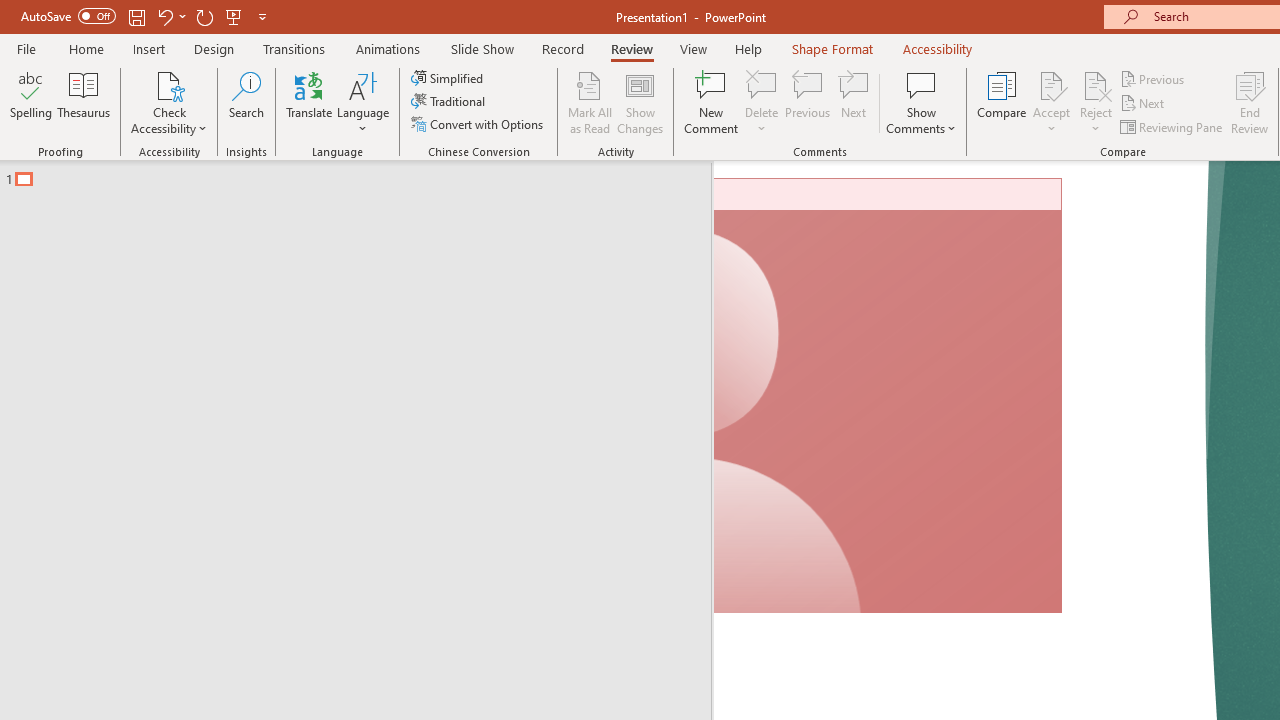  I want to click on 'Design', so click(214, 48).